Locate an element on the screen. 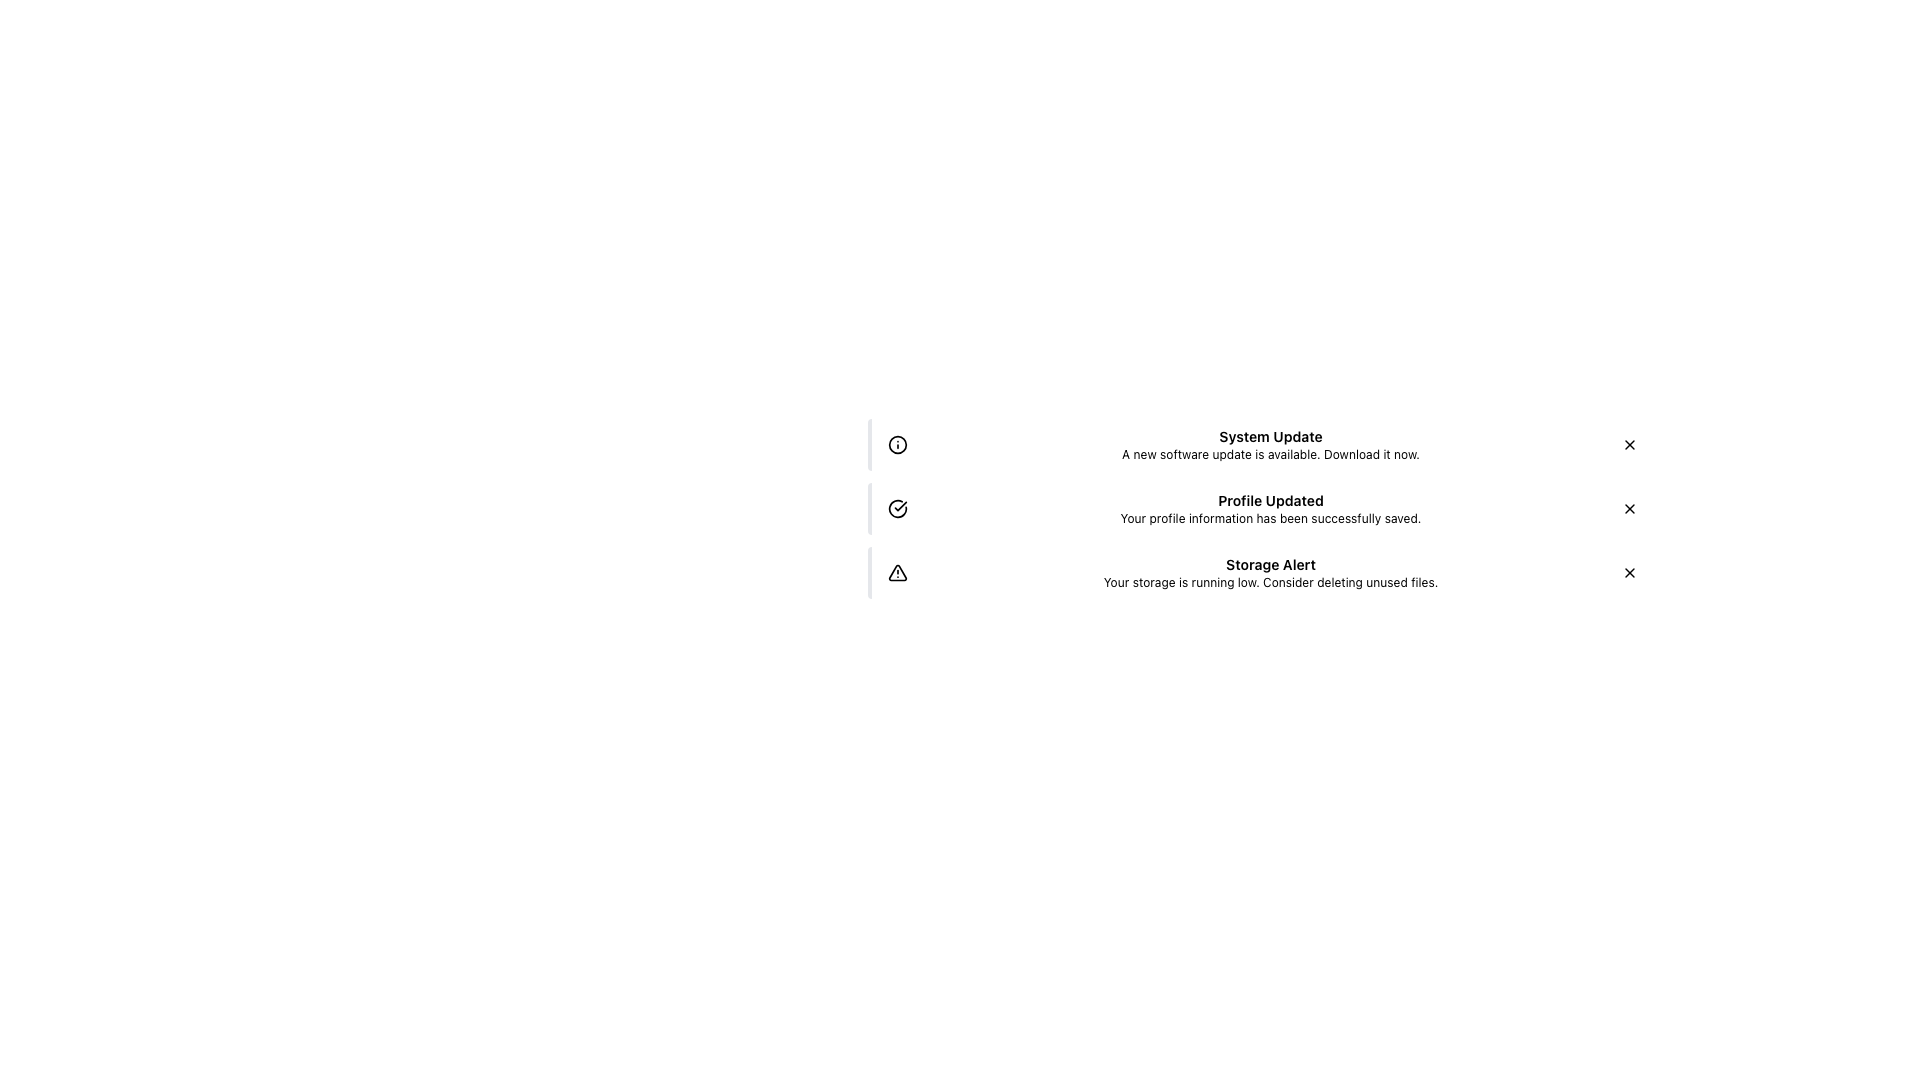  the informational text displaying 'Your storage is running low. Consider deleting unused files.' located under the 'Storage Alert' header is located at coordinates (1270, 582).